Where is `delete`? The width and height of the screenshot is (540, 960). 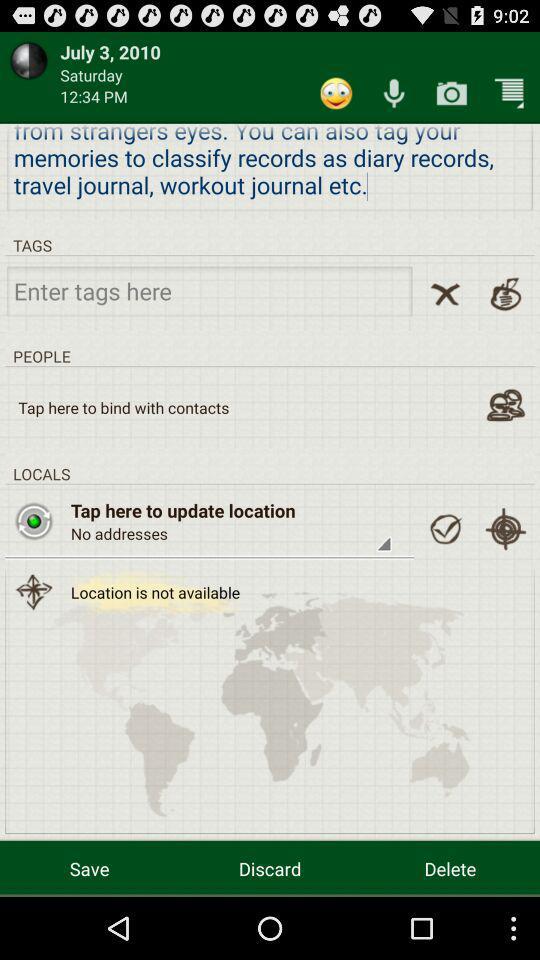
delete is located at coordinates (450, 867).